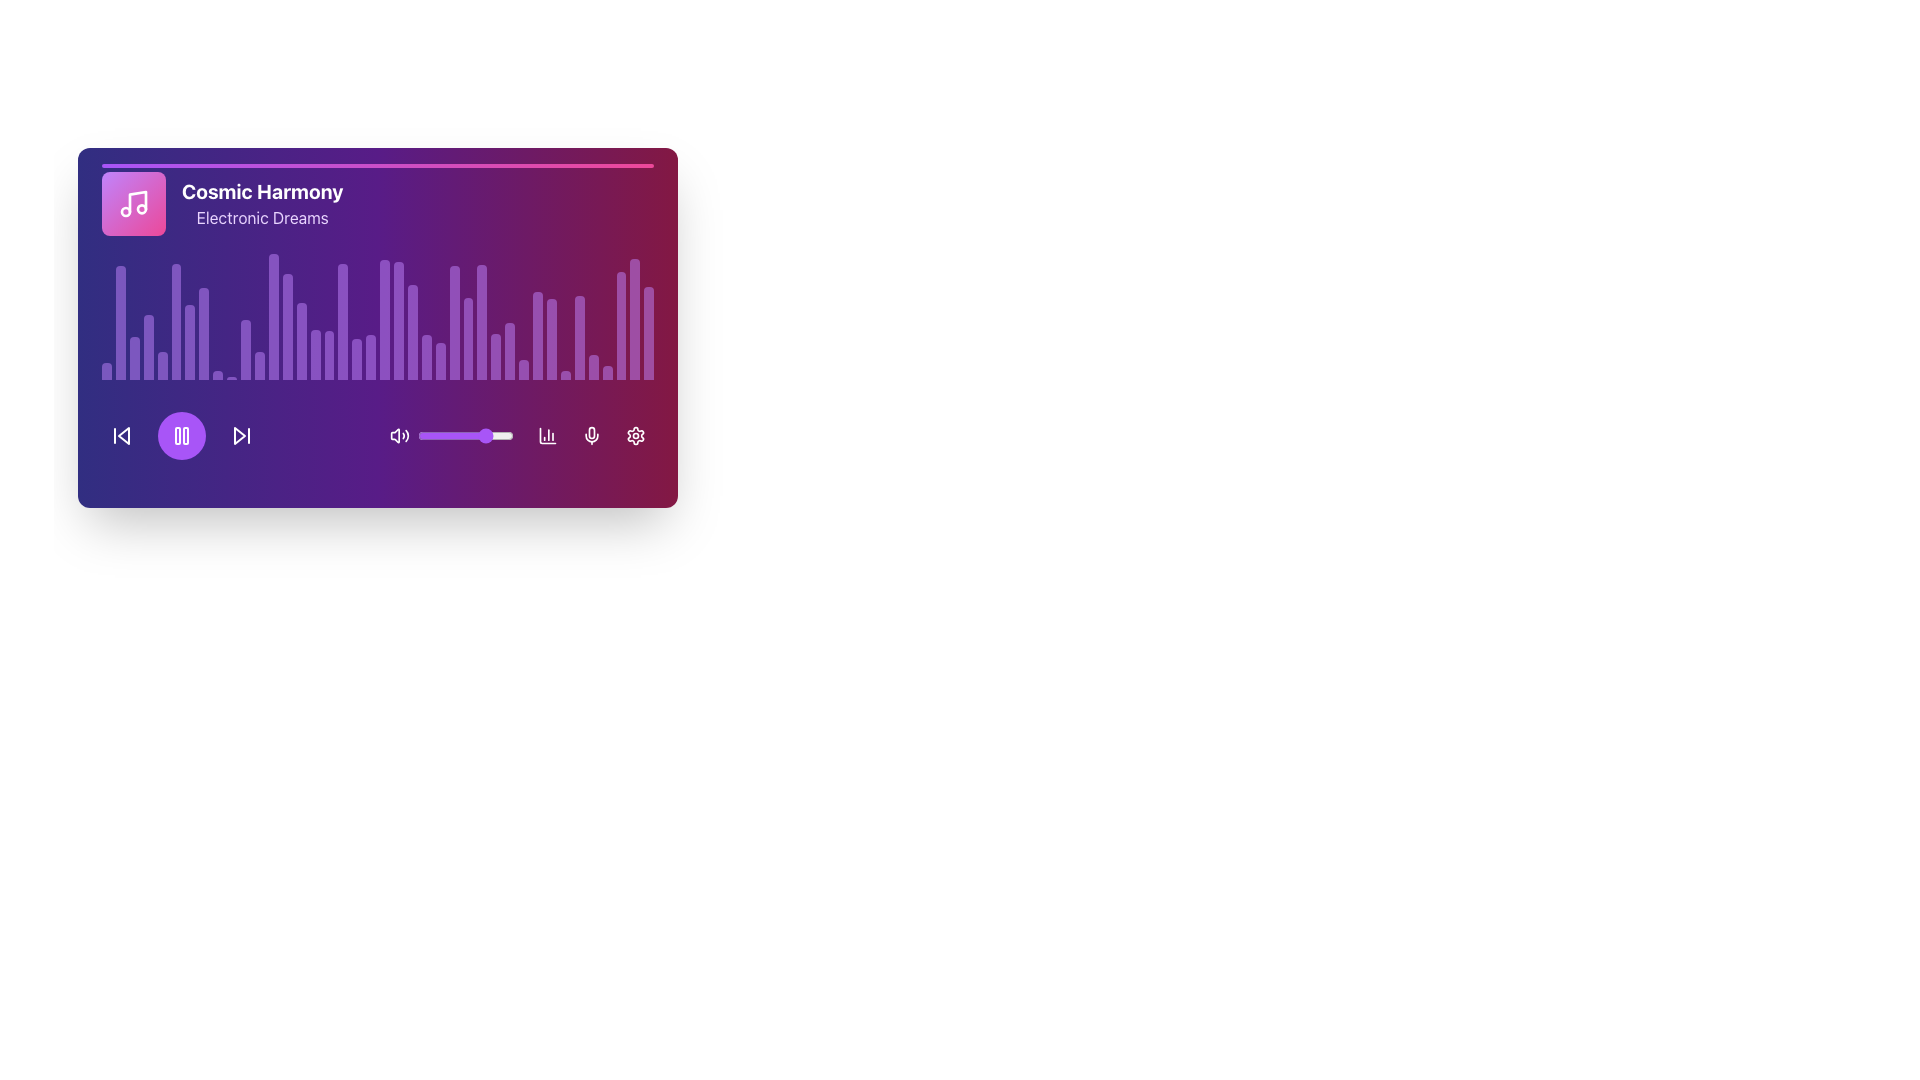  Describe the element at coordinates (592, 367) in the screenshot. I see `the 35th vertical bar in the sound equalizer interface, which represents the amplitude of a specific frequency band` at that location.